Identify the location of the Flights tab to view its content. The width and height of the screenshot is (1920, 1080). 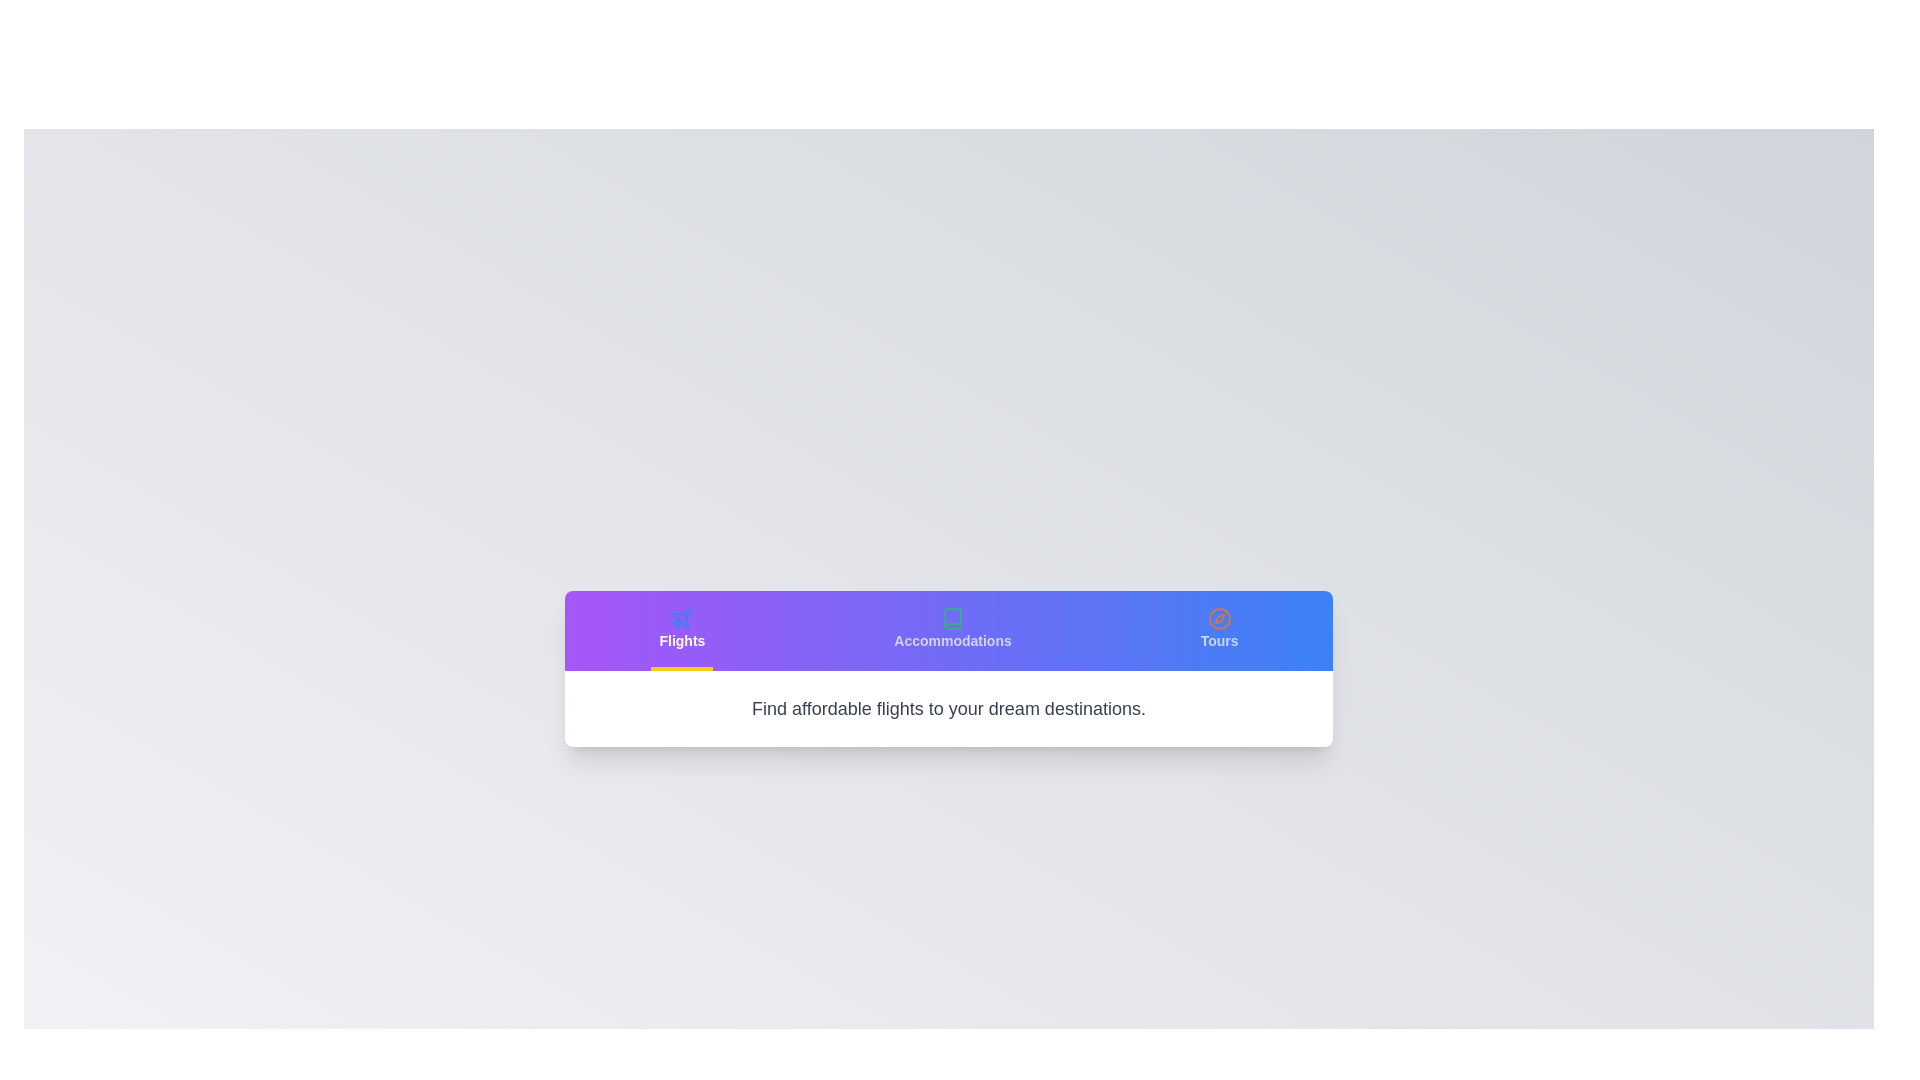
(681, 631).